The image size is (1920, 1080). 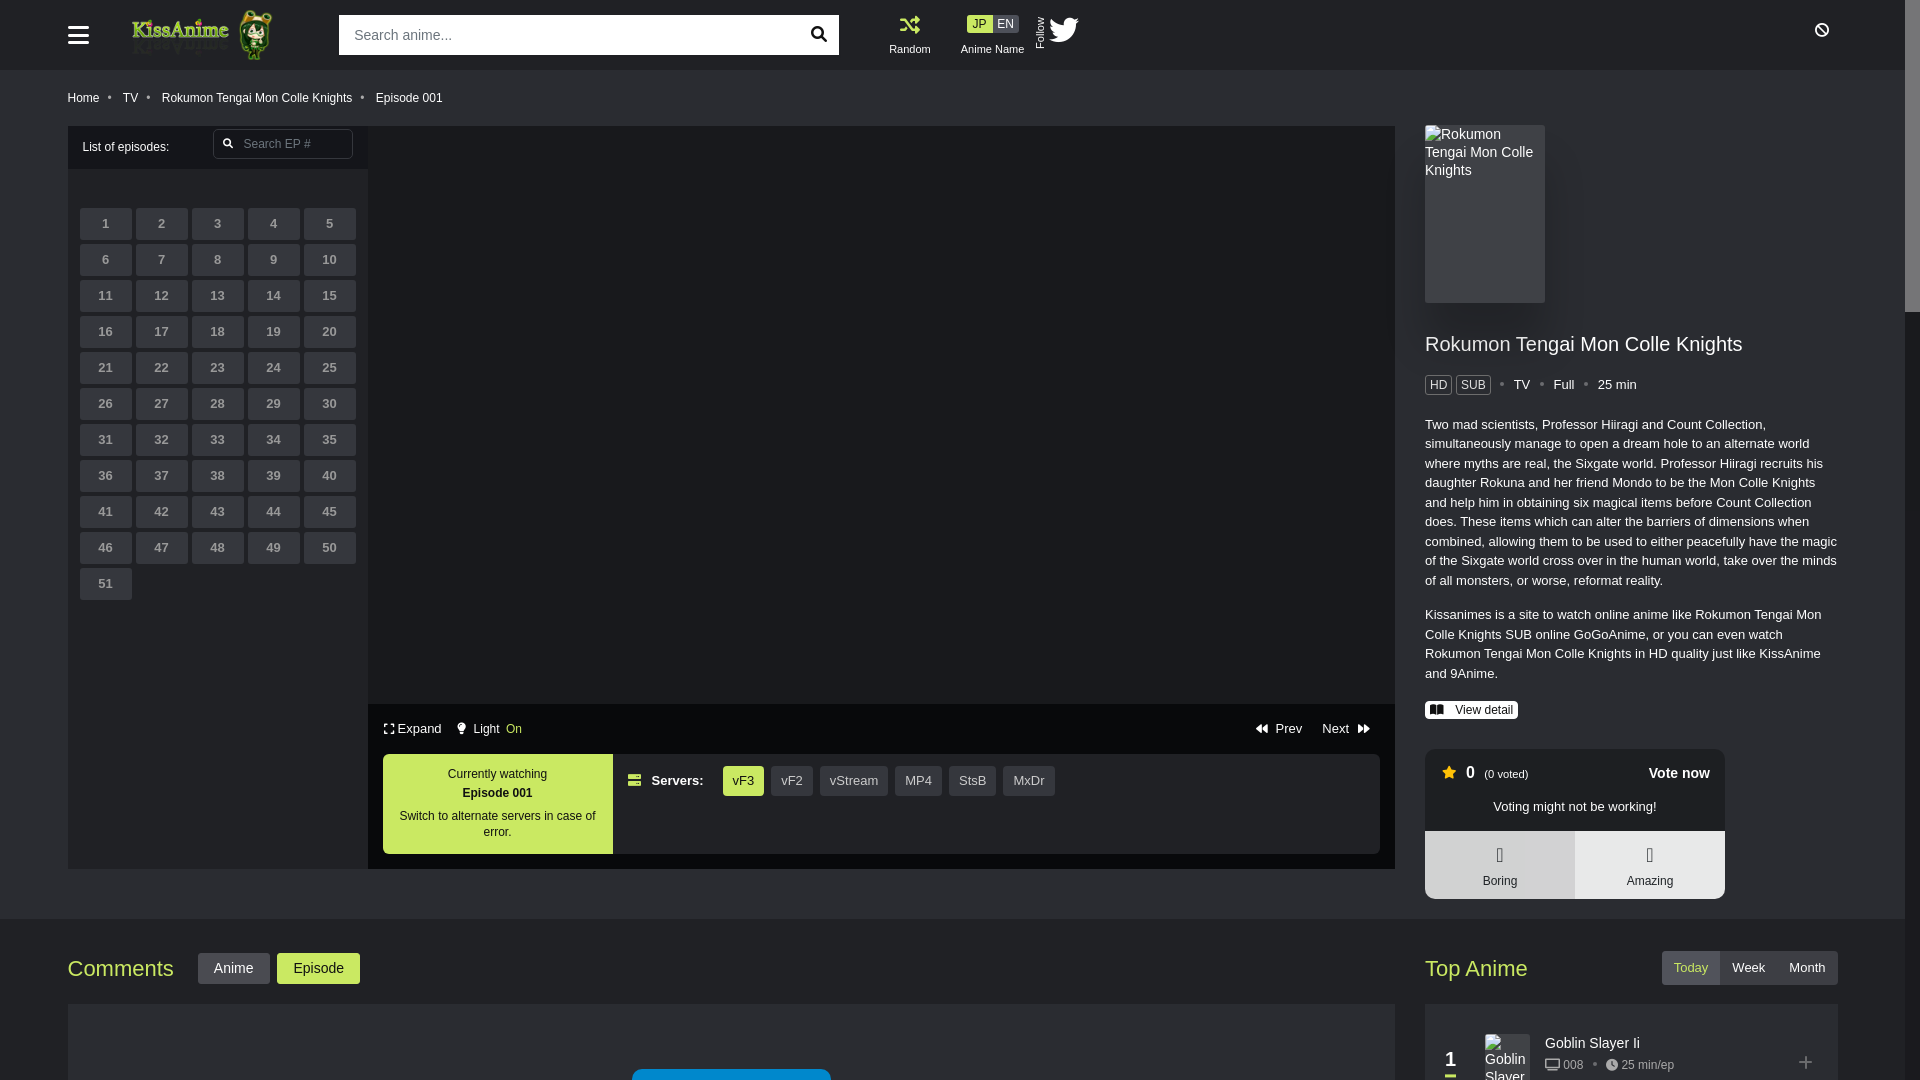 What do you see at coordinates (217, 404) in the screenshot?
I see `'28'` at bounding box center [217, 404].